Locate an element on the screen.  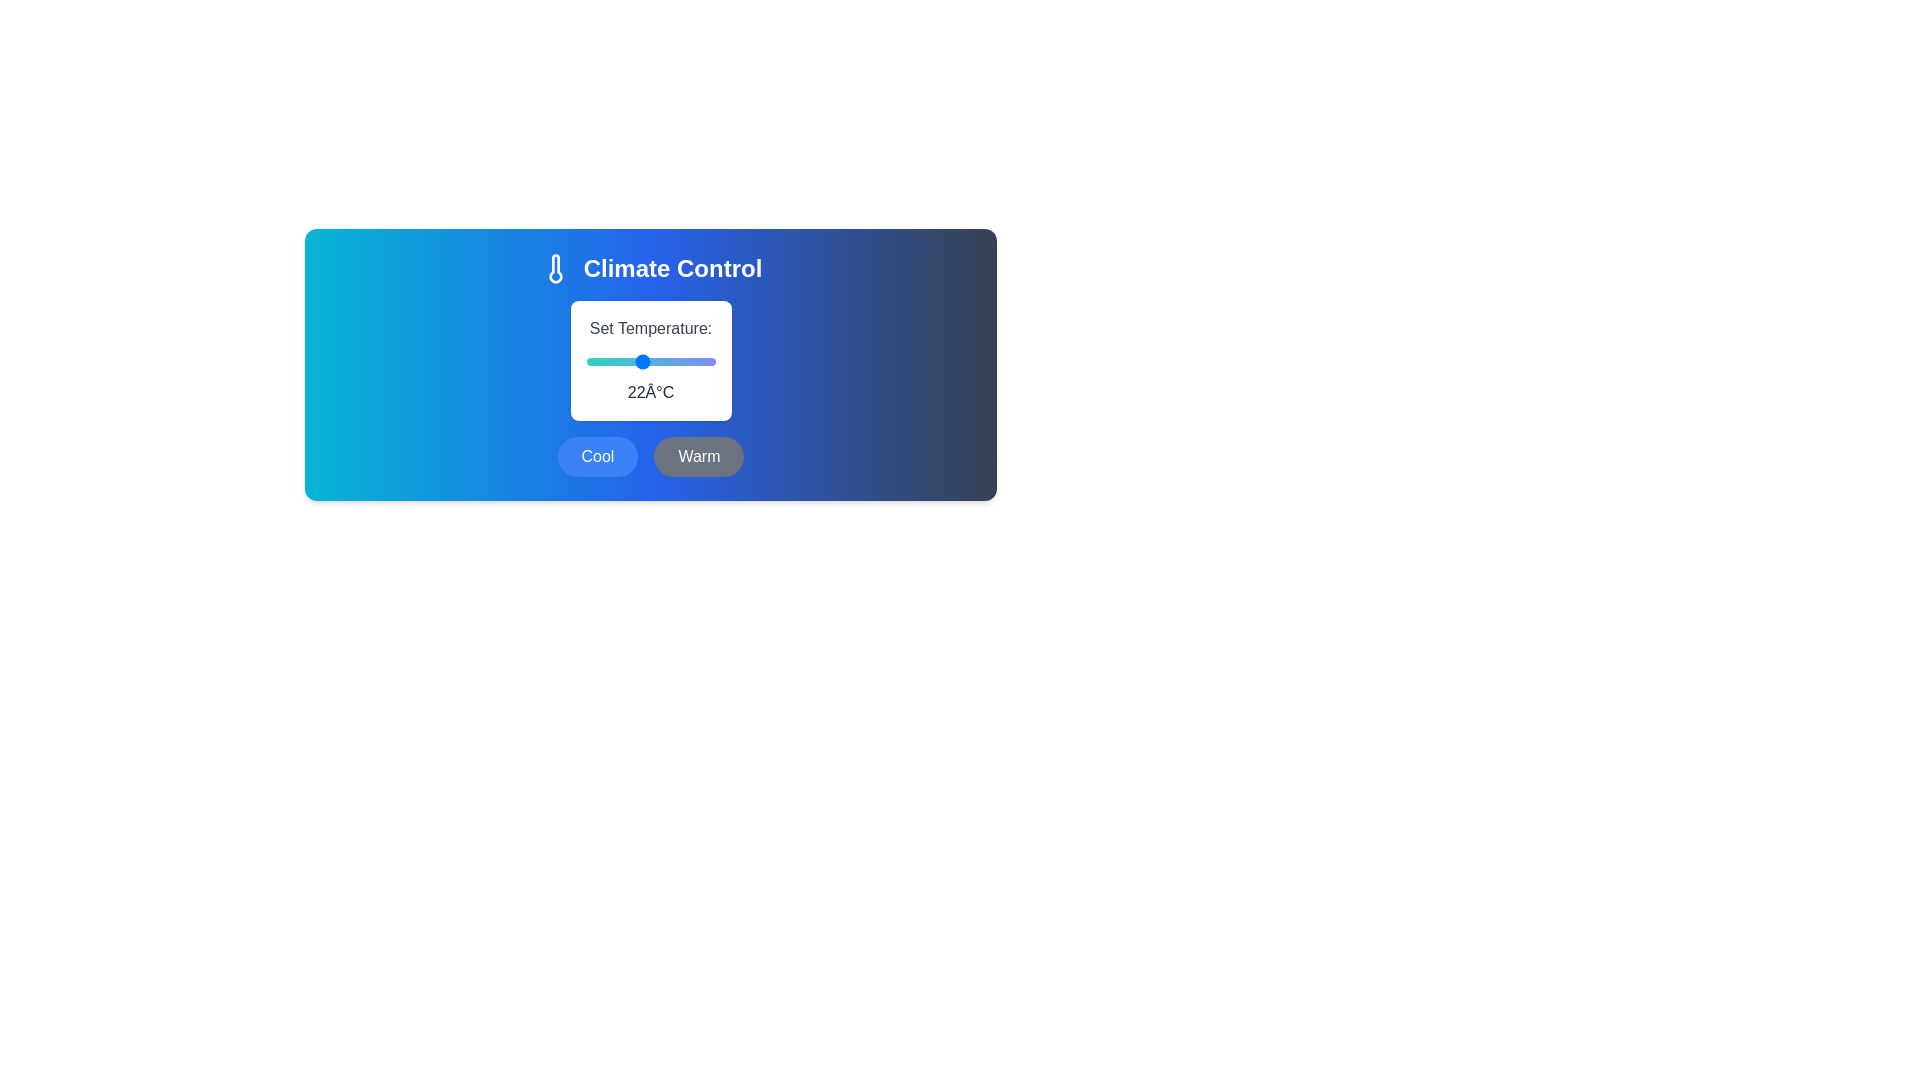
the Text Display element that shows '22°C' is located at coordinates (651, 393).